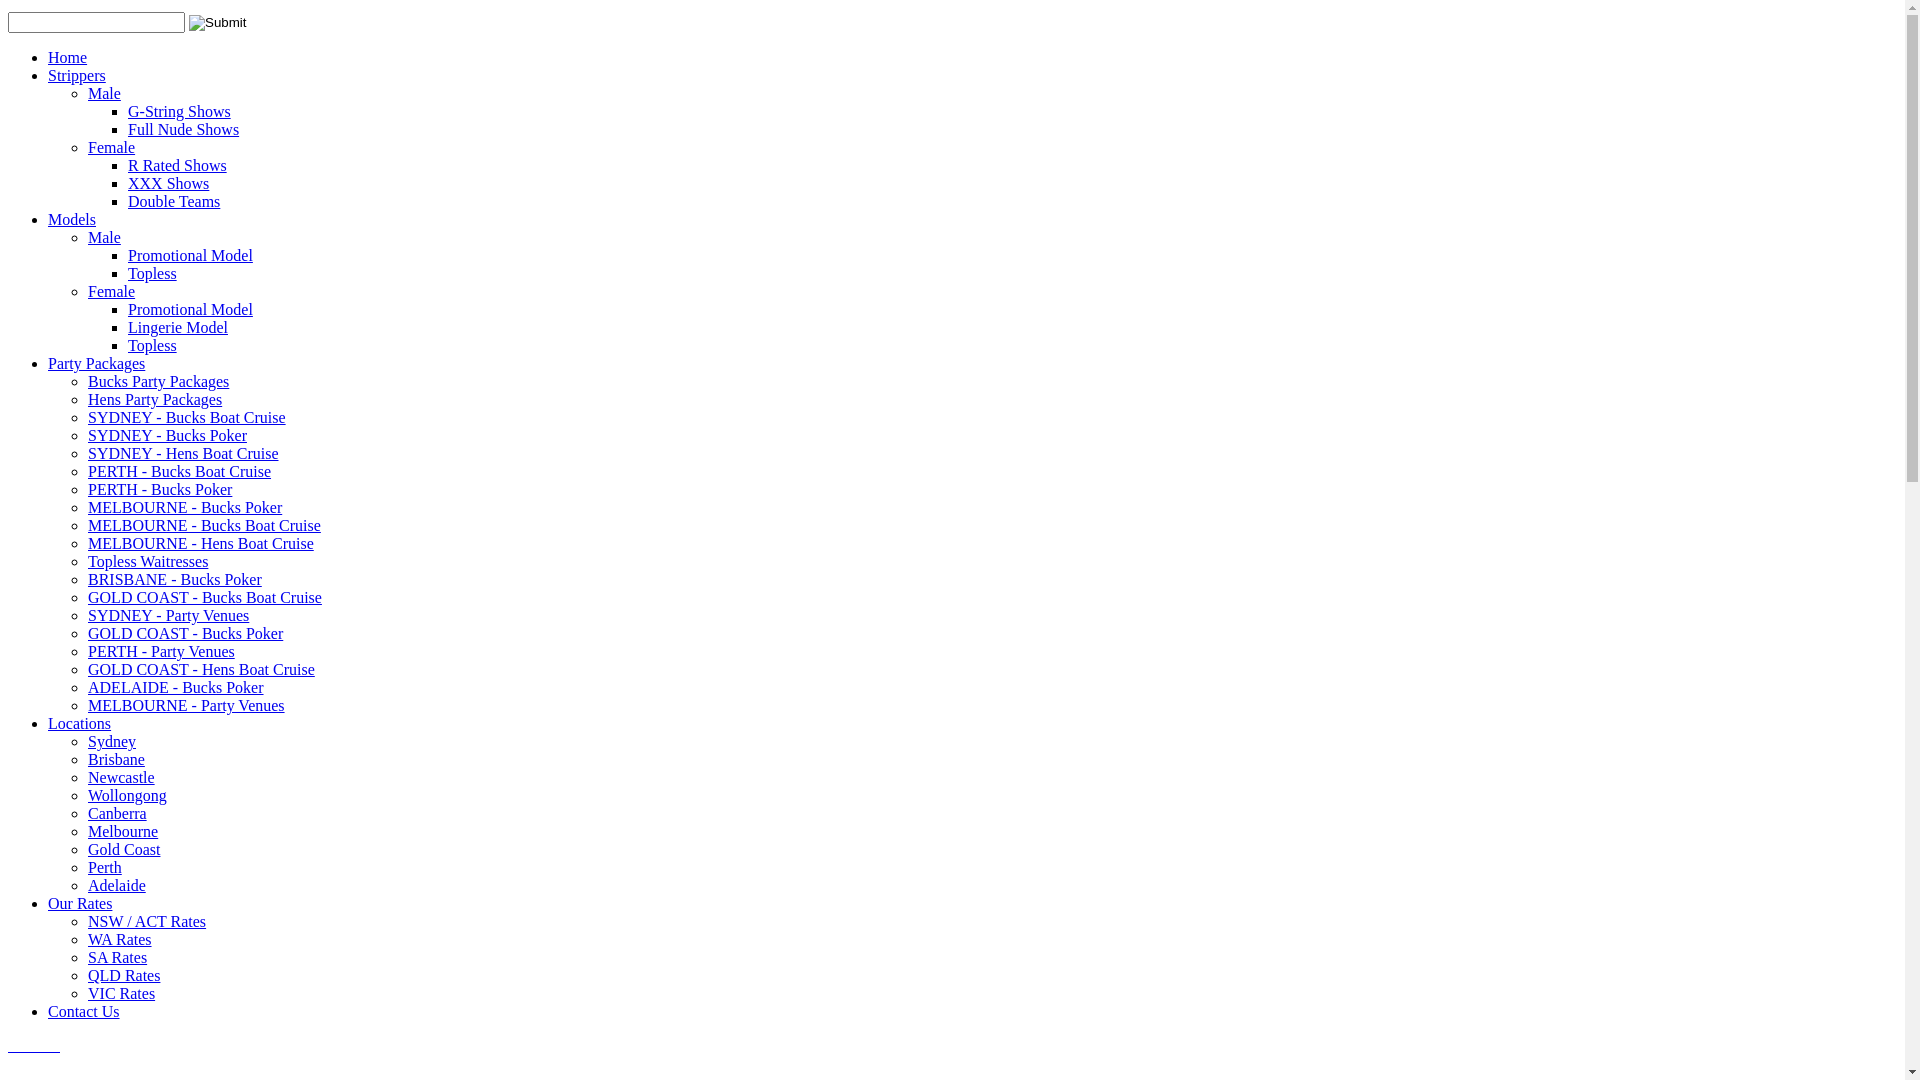 The height and width of the screenshot is (1080, 1920). I want to click on 'Sydney', so click(110, 741).